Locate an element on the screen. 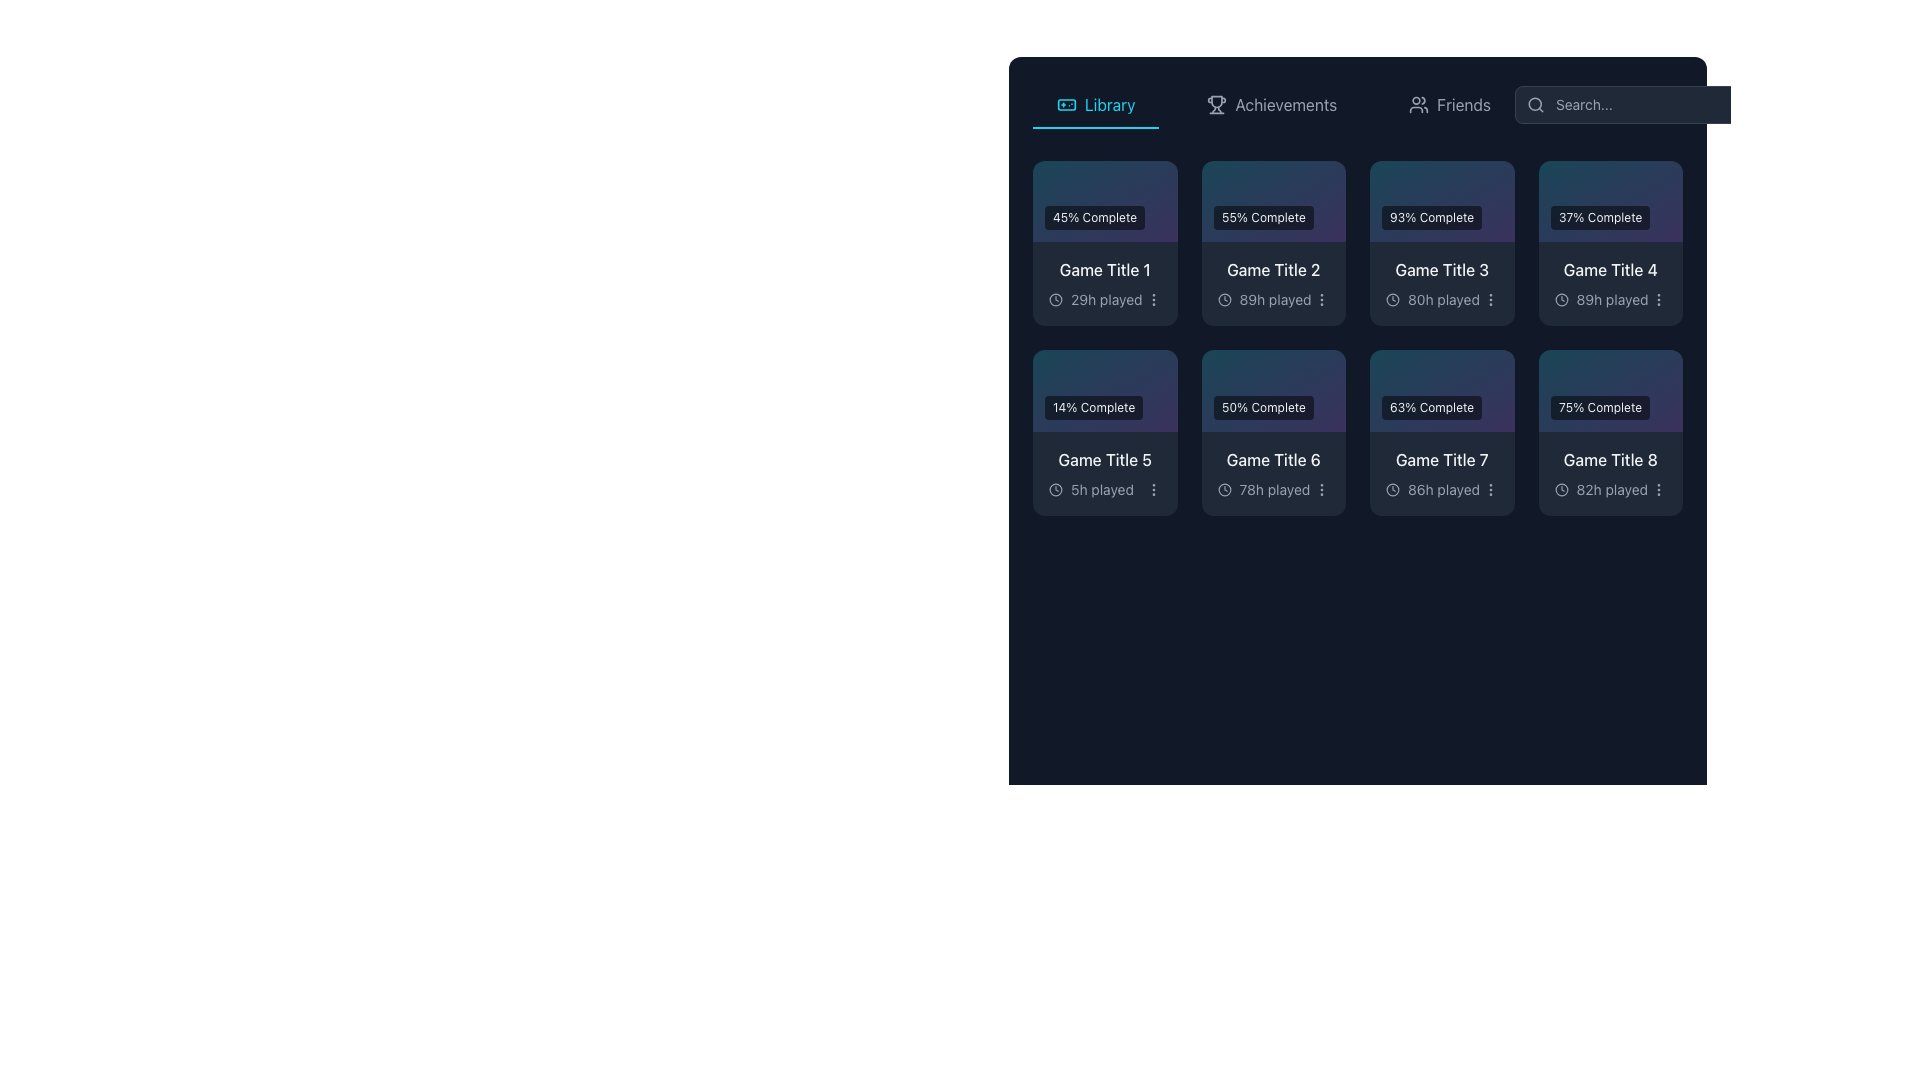  the Informational Label displaying '86h played' with a clock icon, located beneath the 'Game Title 7' label in the card layout is located at coordinates (1442, 489).